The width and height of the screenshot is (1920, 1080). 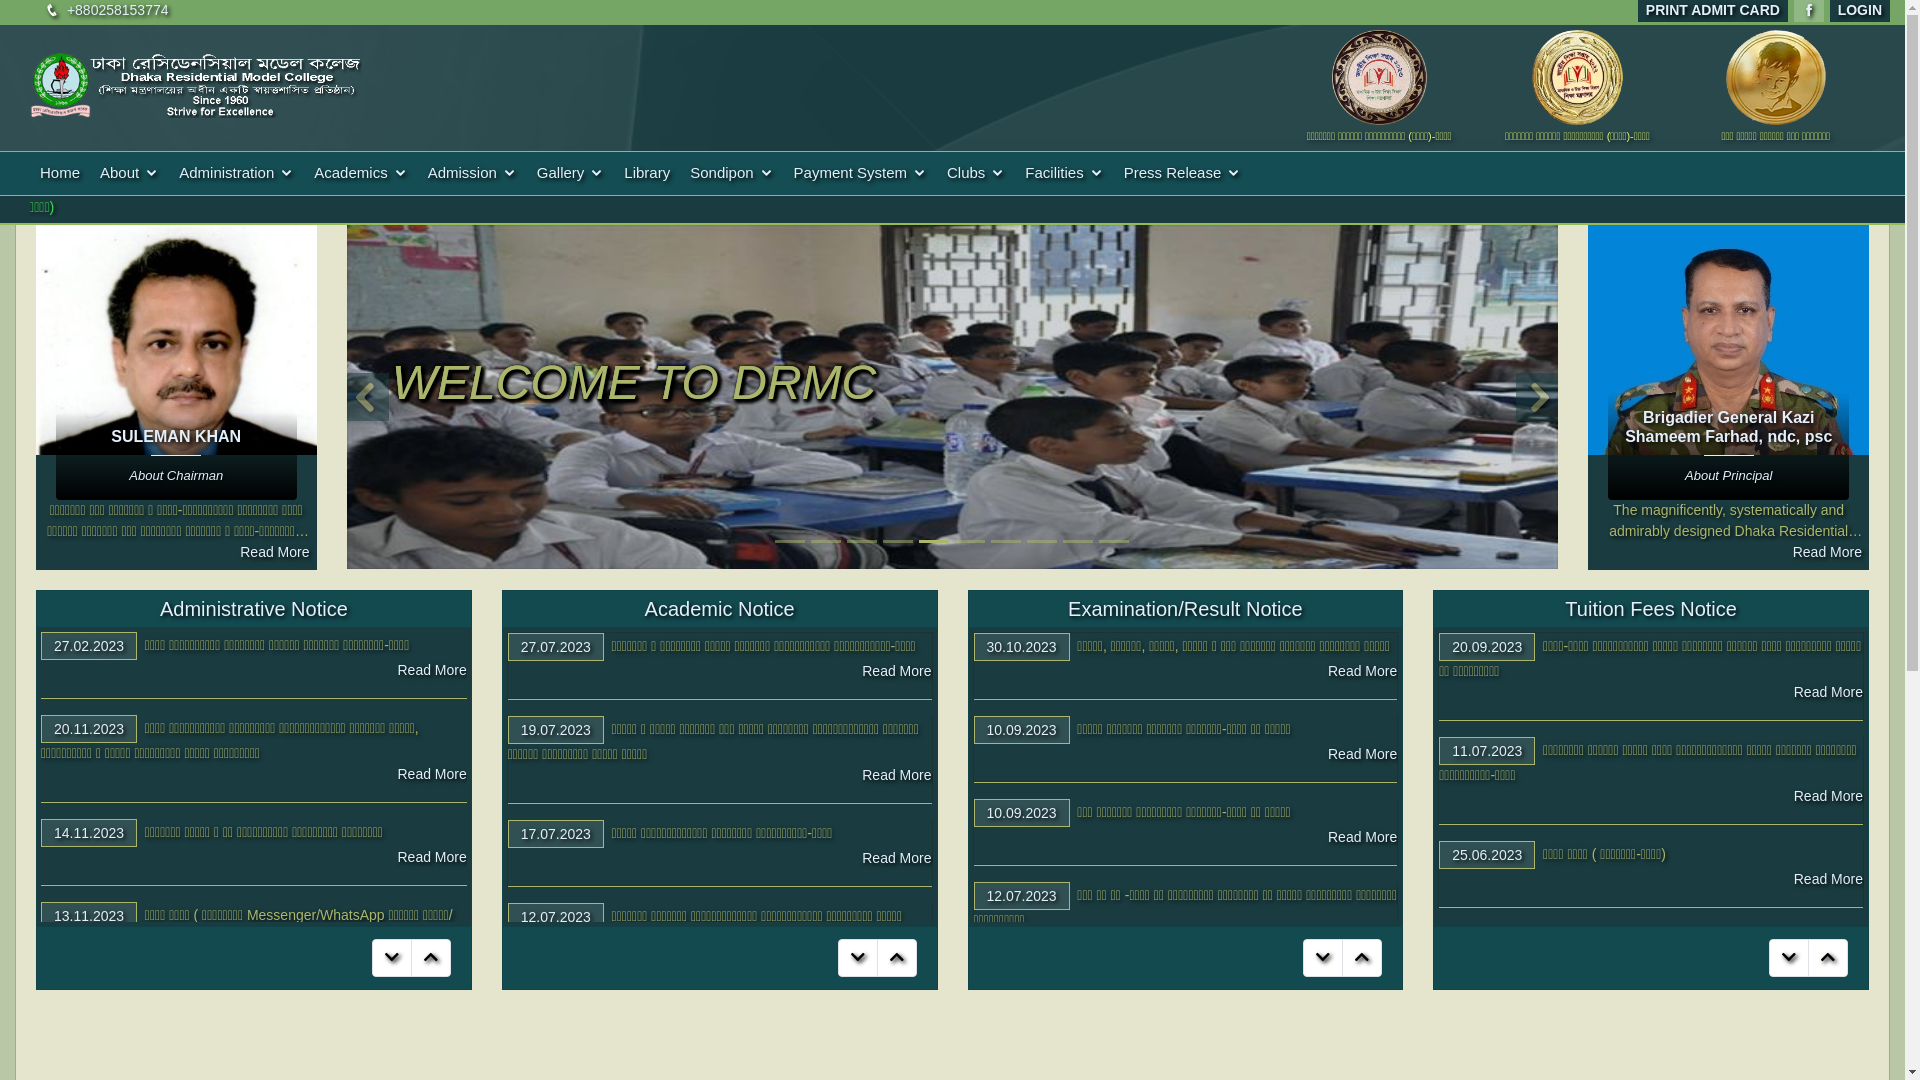 I want to click on 'Home', so click(x=59, y=172).